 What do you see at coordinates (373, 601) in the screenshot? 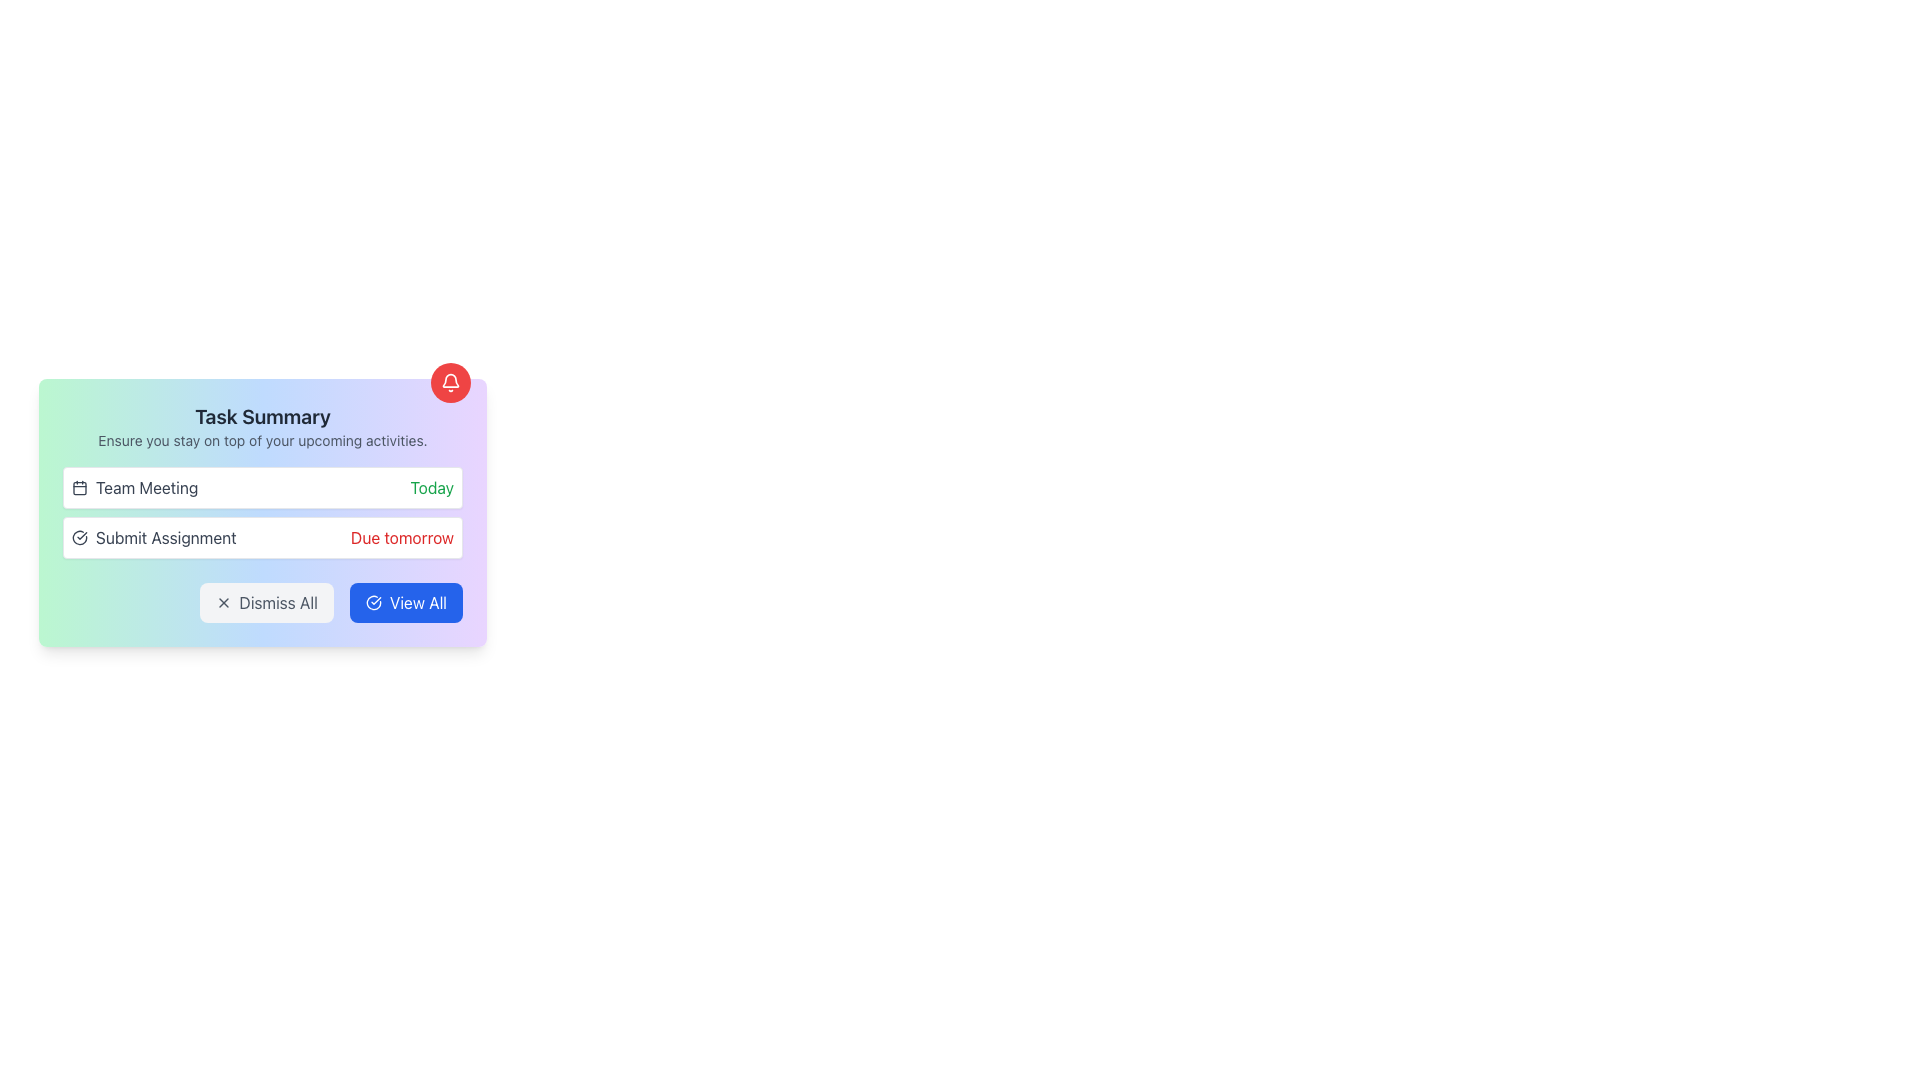
I see `the circular SVG icon with a checkmark inside, located in the bottom-right area of the 'Task Summary' box, which is part of the 'View All' button` at bounding box center [373, 601].